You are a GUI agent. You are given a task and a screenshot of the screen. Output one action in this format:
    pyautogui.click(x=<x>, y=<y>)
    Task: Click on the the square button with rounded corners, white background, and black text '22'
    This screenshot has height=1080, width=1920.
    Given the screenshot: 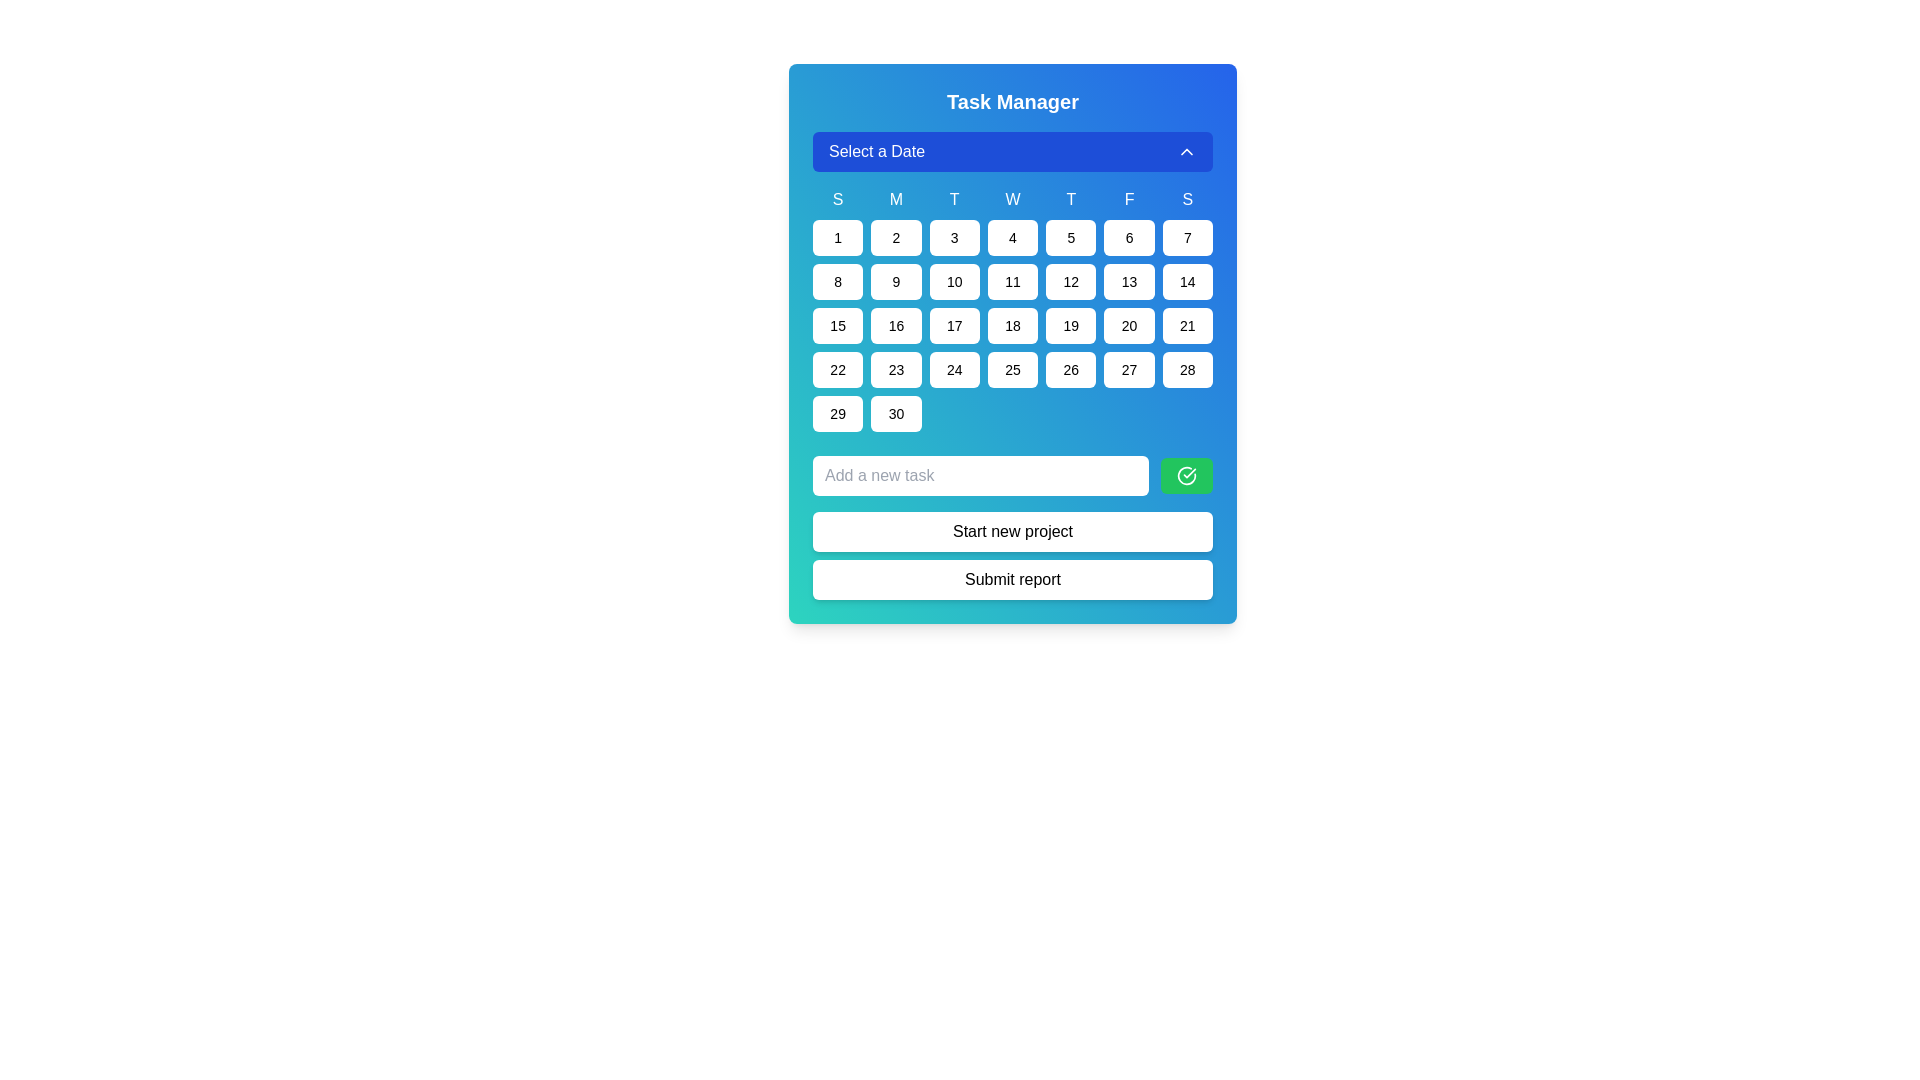 What is the action you would take?
    pyautogui.click(x=838, y=370)
    